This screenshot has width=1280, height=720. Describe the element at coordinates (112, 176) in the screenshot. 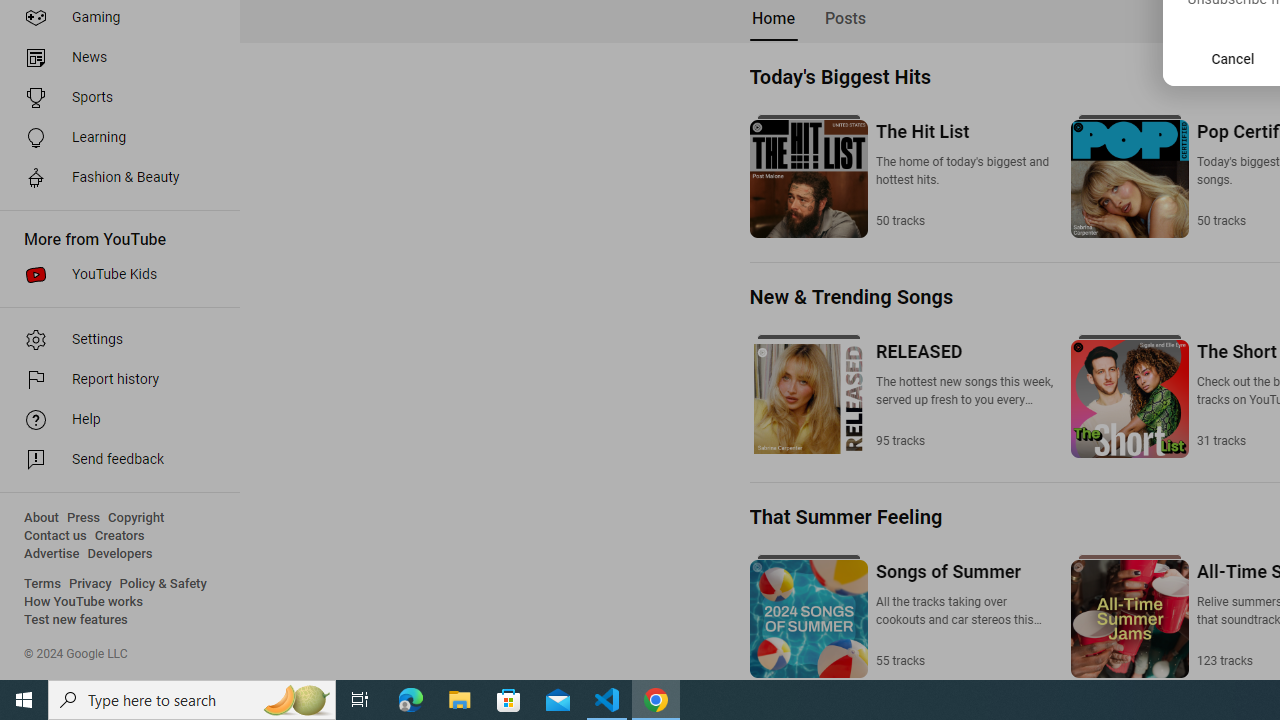

I see `'Fashion & Beauty'` at that location.